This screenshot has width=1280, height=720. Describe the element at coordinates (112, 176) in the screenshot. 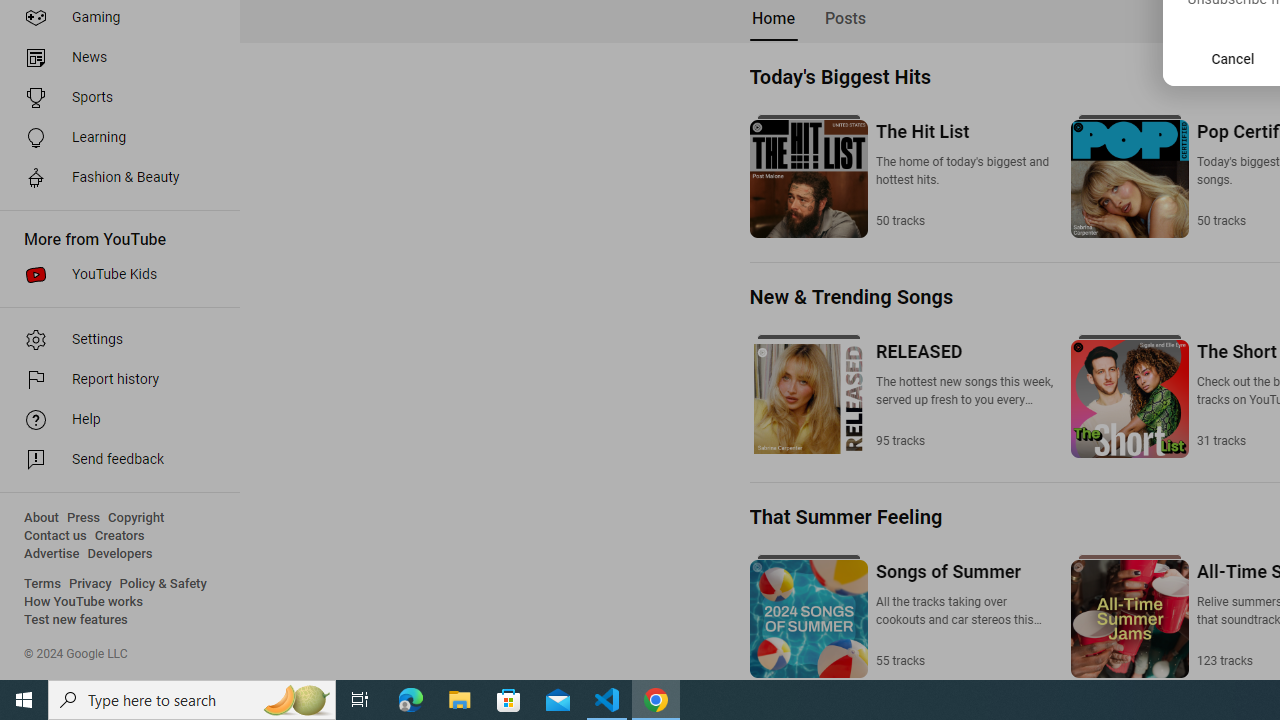

I see `'Fashion & Beauty'` at that location.